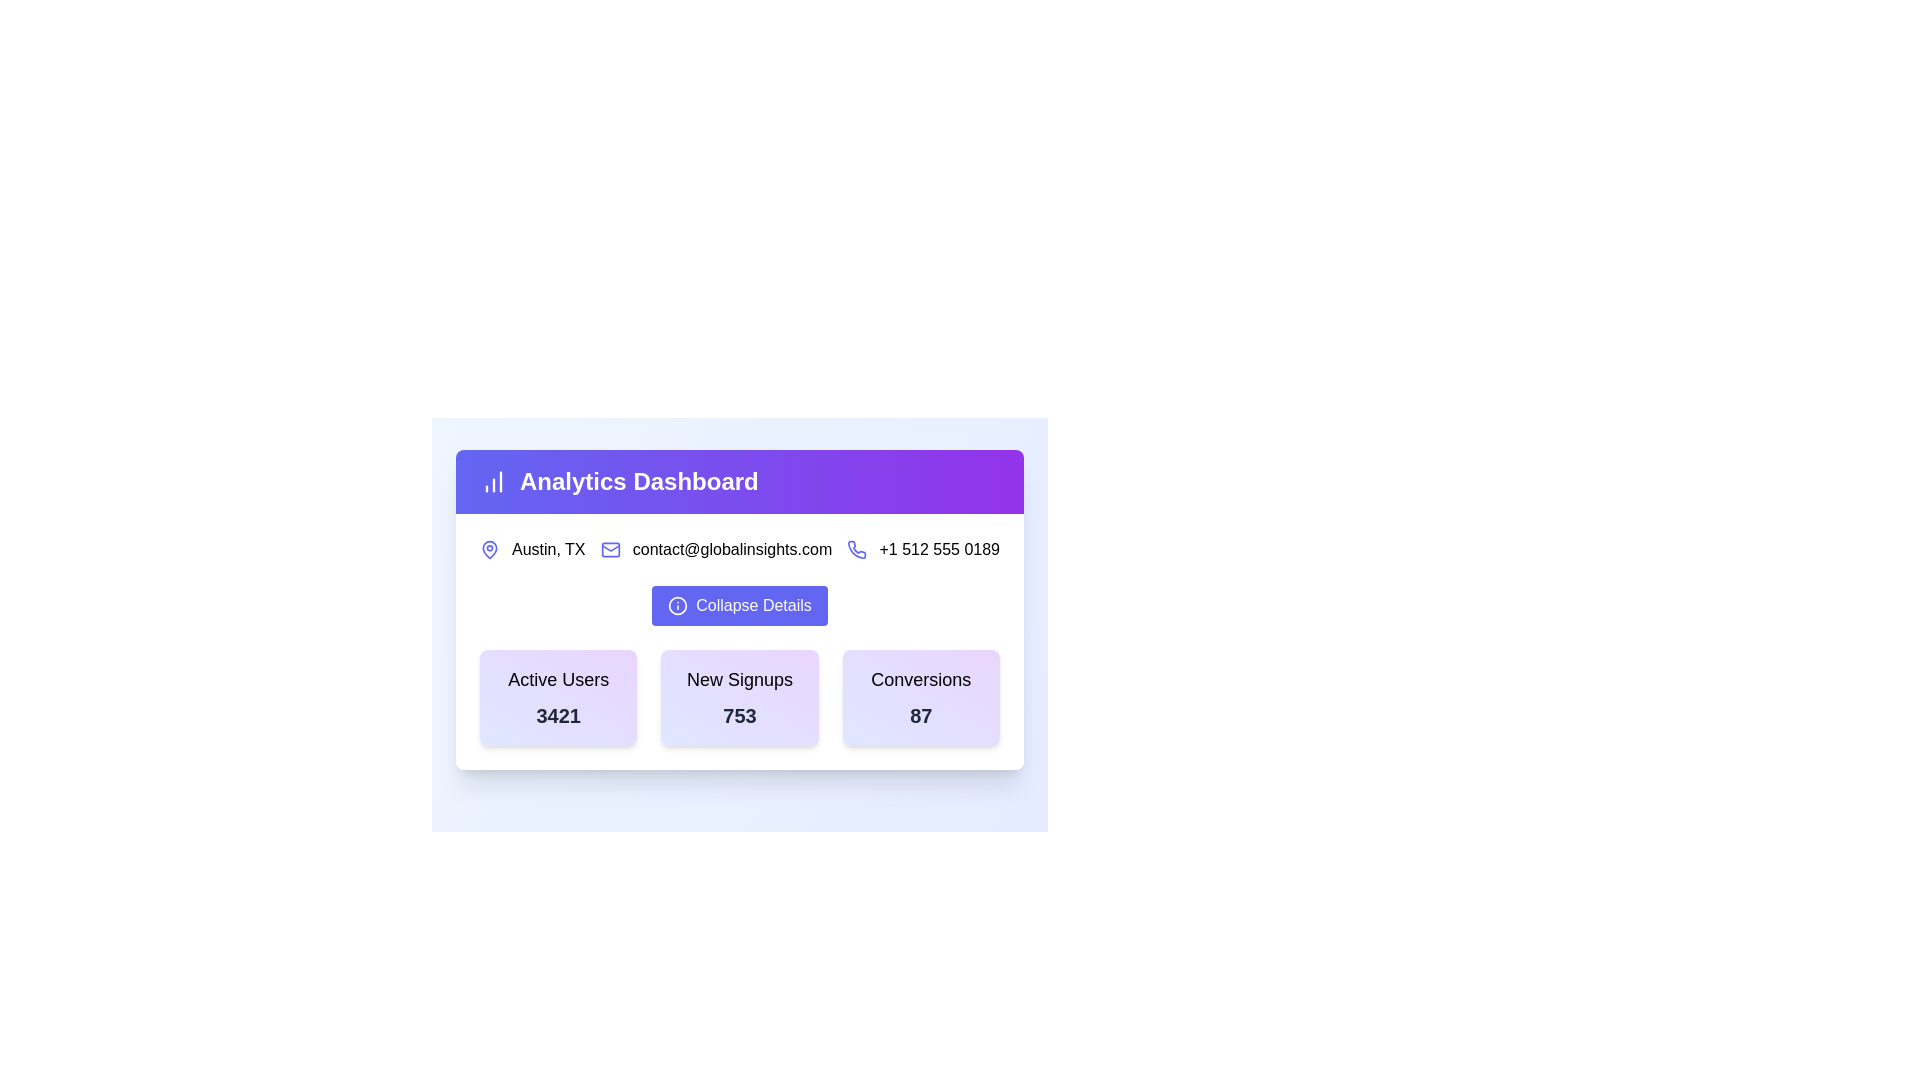 This screenshot has width=1920, height=1080. Describe the element at coordinates (738, 550) in the screenshot. I see `the Information display panel that shows contact information, located below the 'Analytics Dashboard' header and above the 'Collapse Details' button` at that location.